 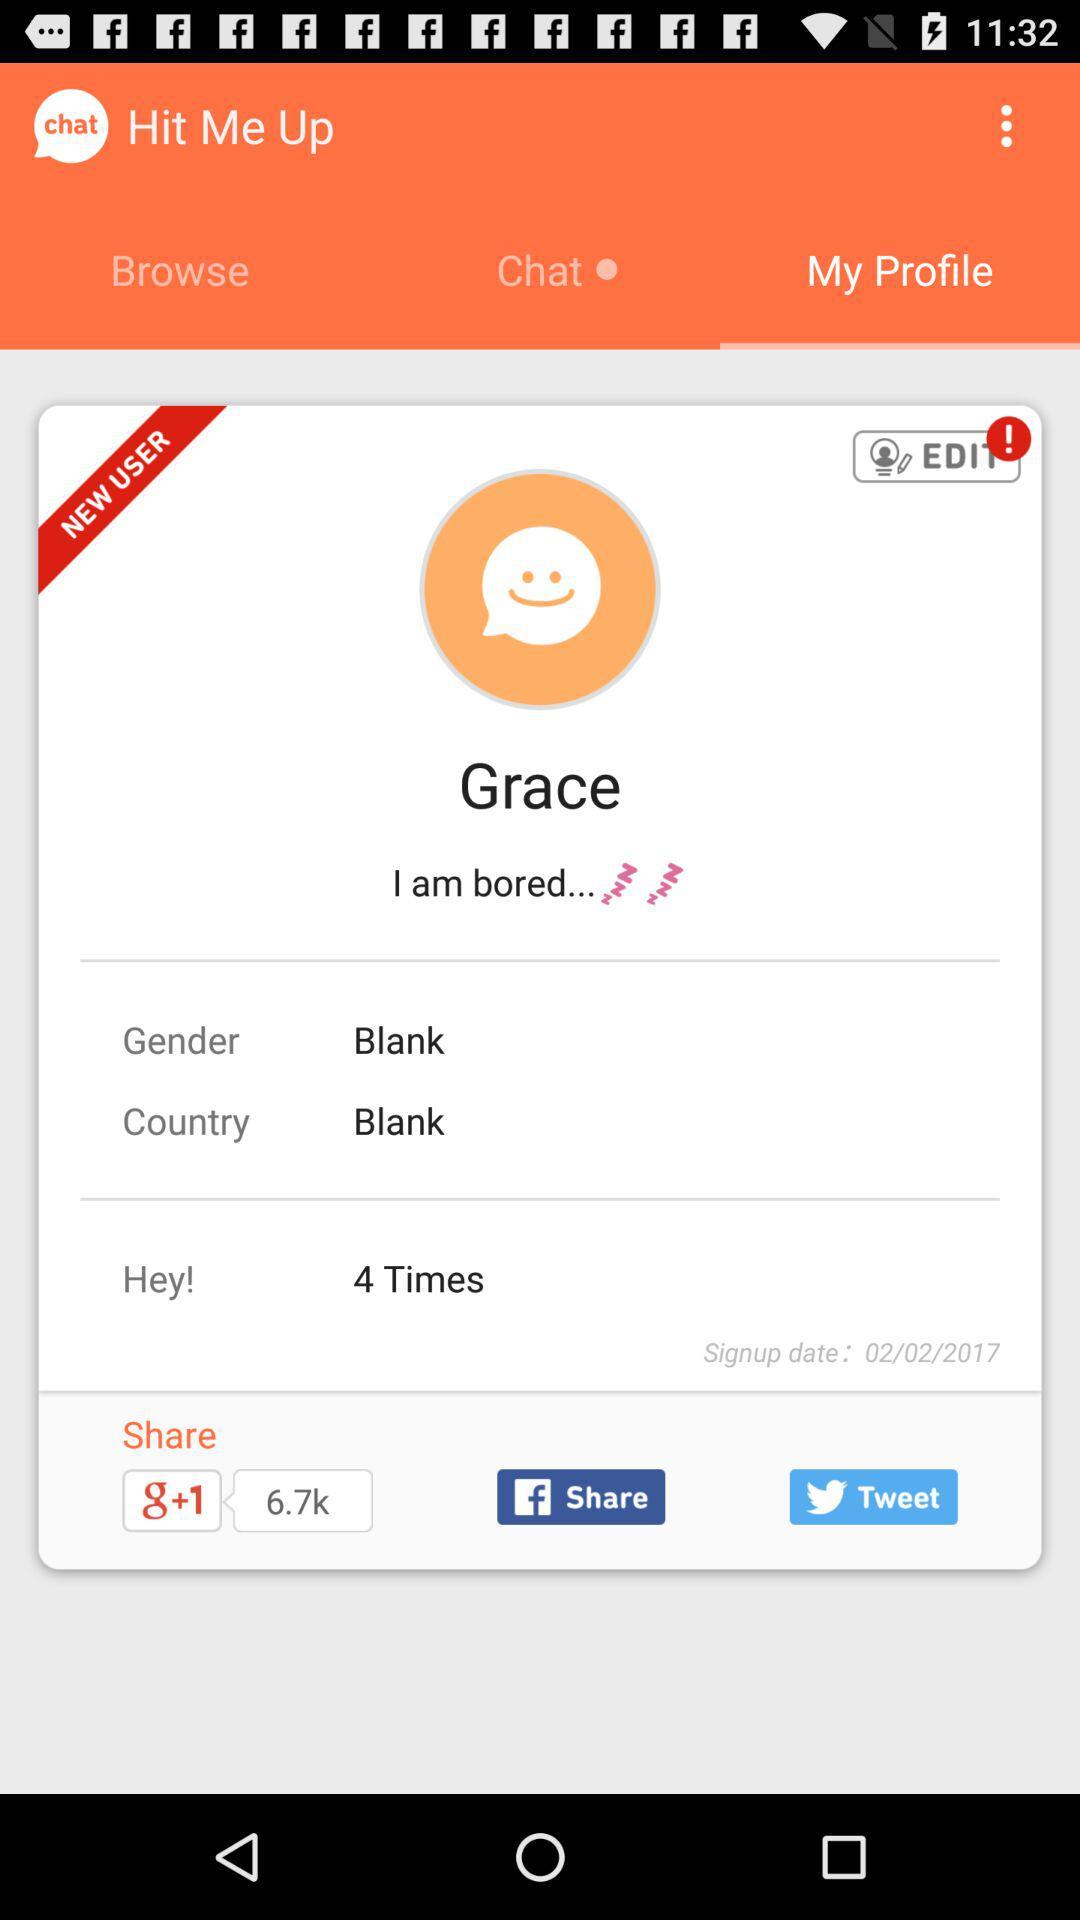 I want to click on share, so click(x=581, y=1497).